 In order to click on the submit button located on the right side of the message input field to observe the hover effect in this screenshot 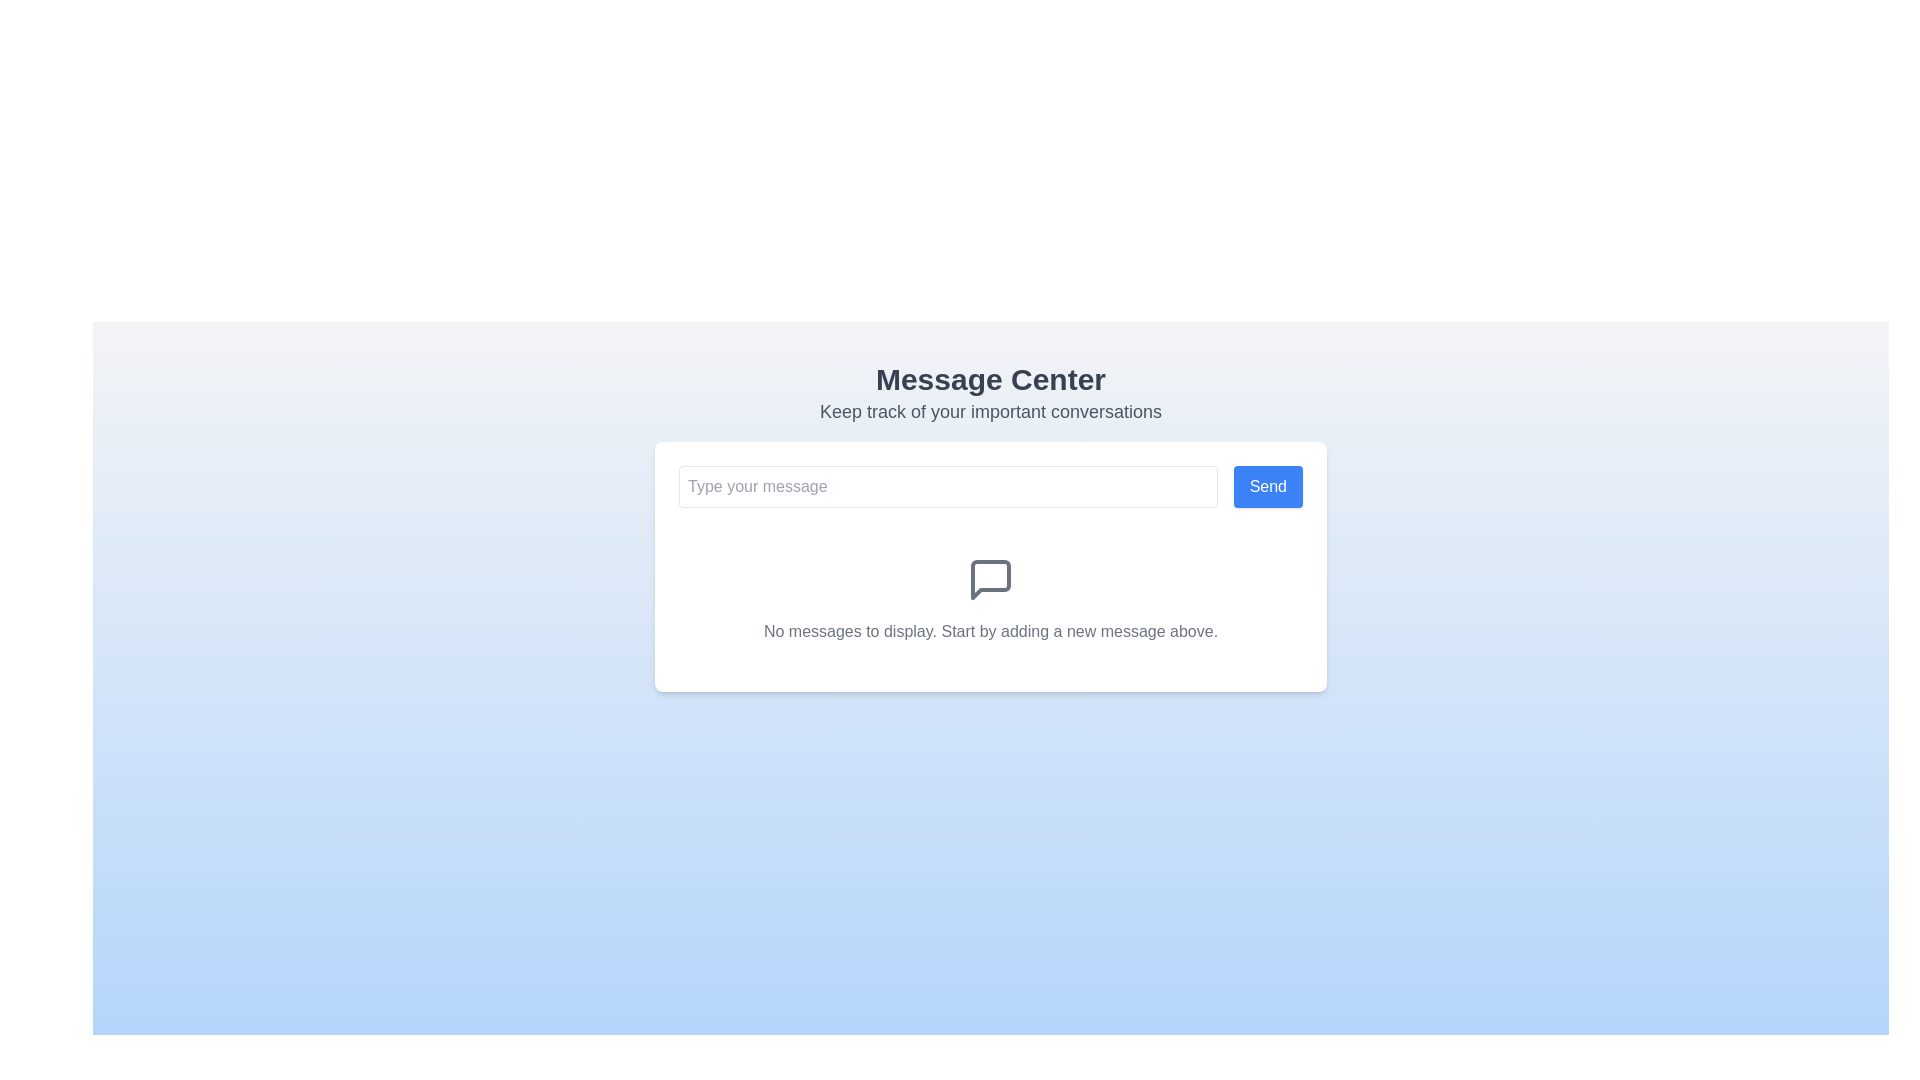, I will do `click(1267, 486)`.